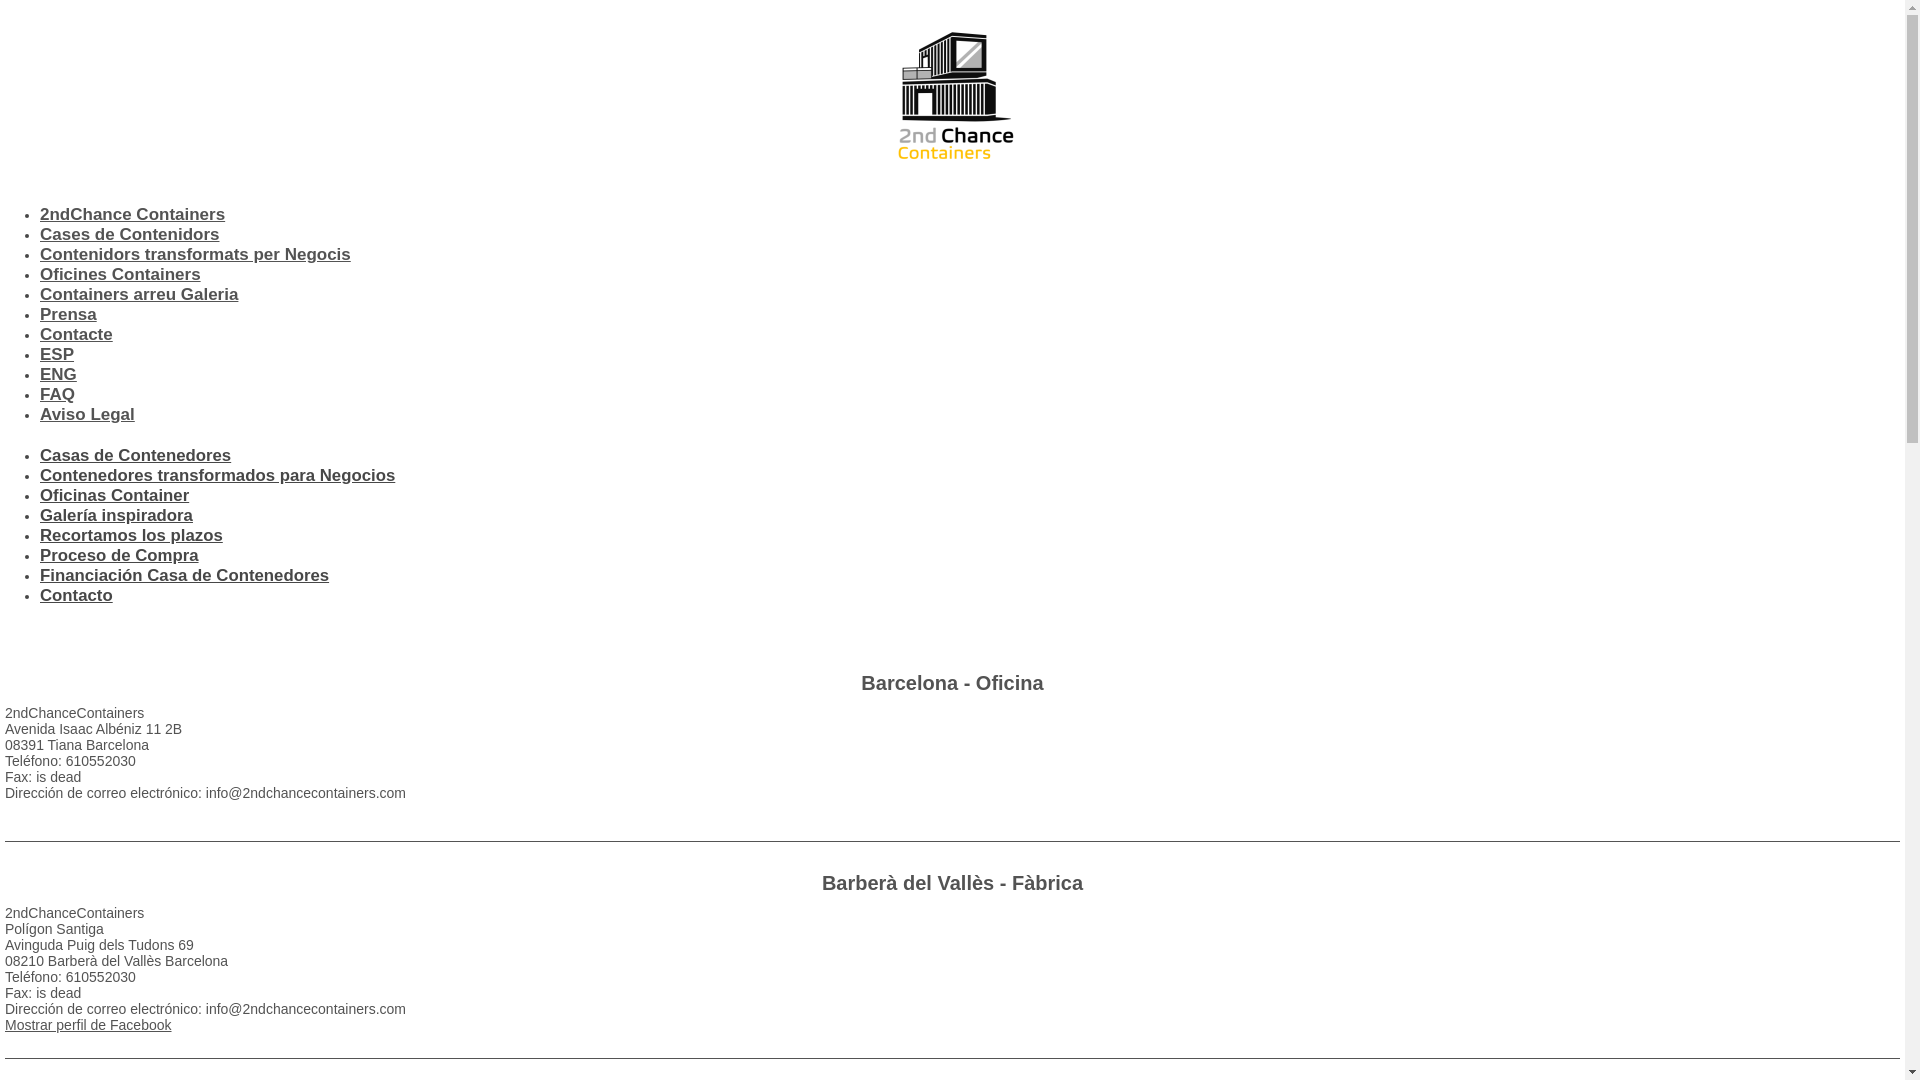 The width and height of the screenshot is (1920, 1080). Describe the element at coordinates (195, 253) in the screenshot. I see `'Contenidors transformats per Negocis'` at that location.